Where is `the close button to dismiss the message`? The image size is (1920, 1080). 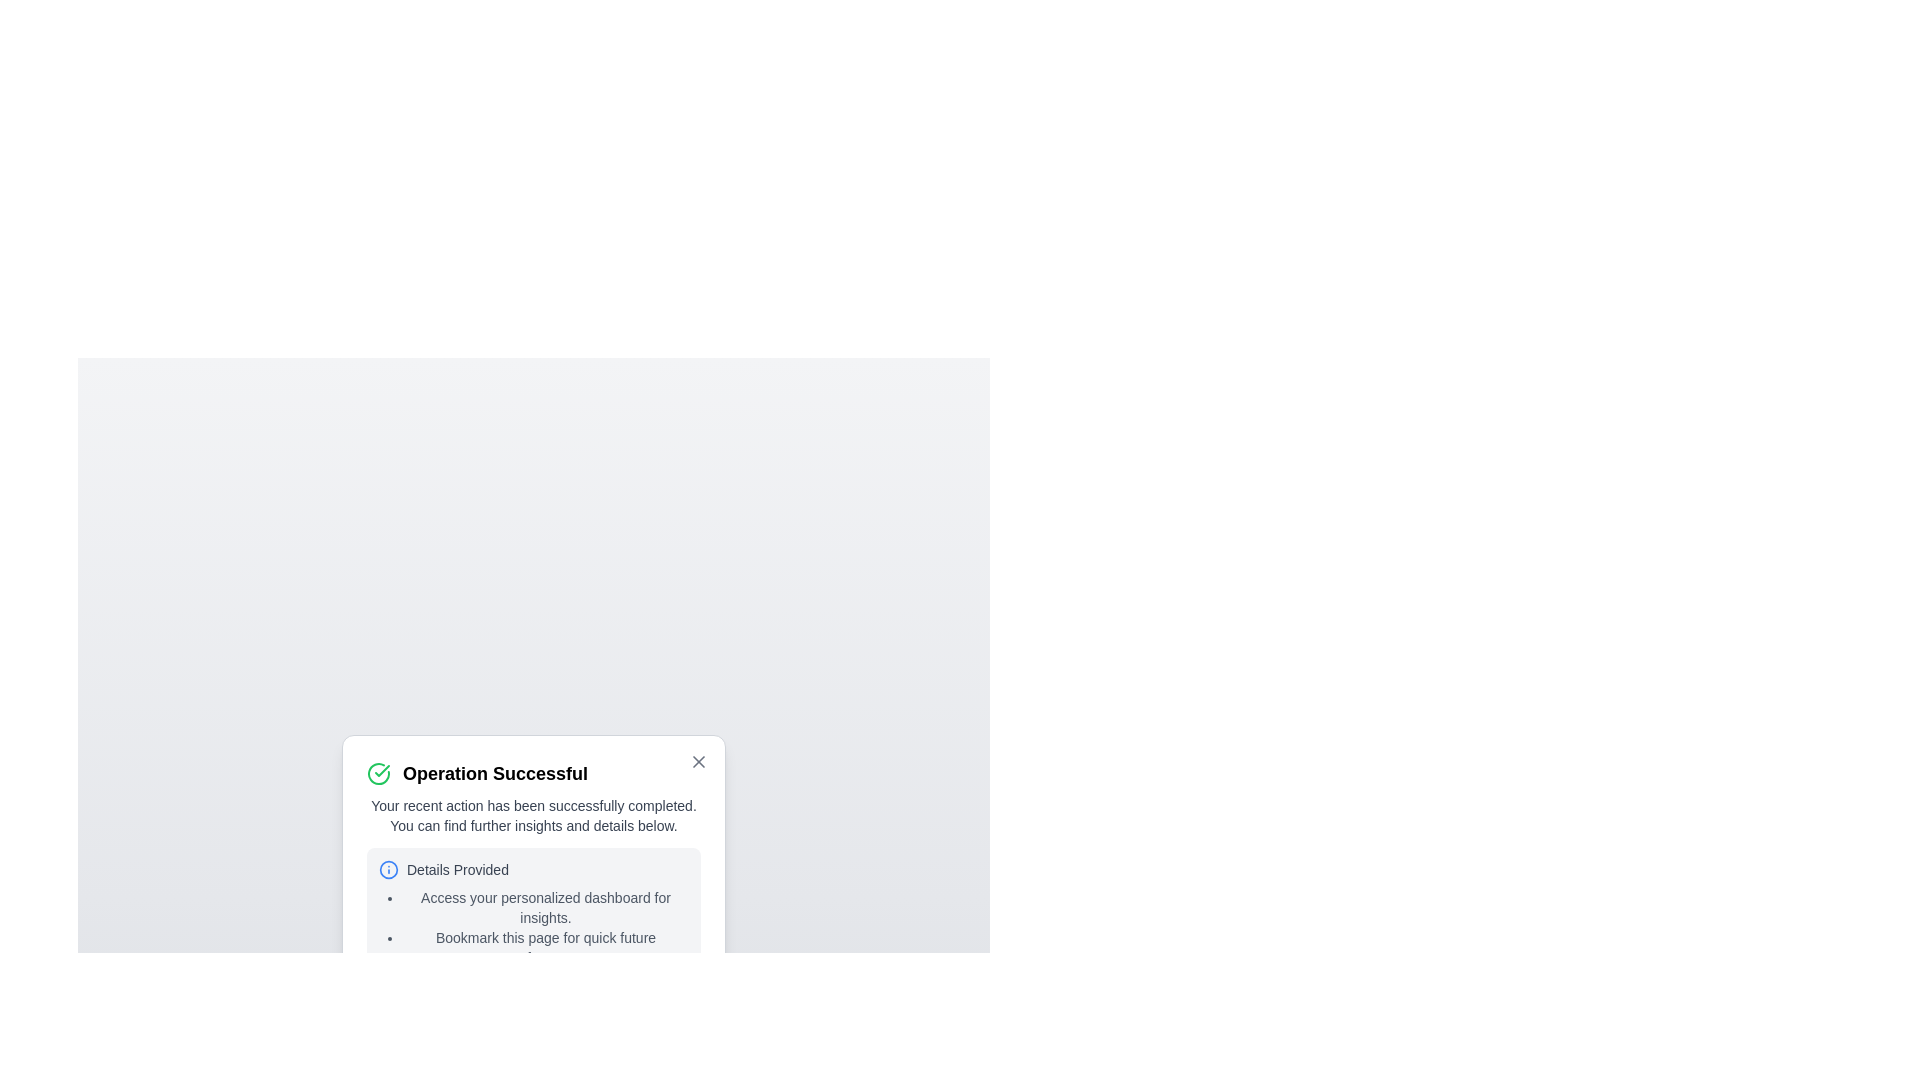 the close button to dismiss the message is located at coordinates (699, 762).